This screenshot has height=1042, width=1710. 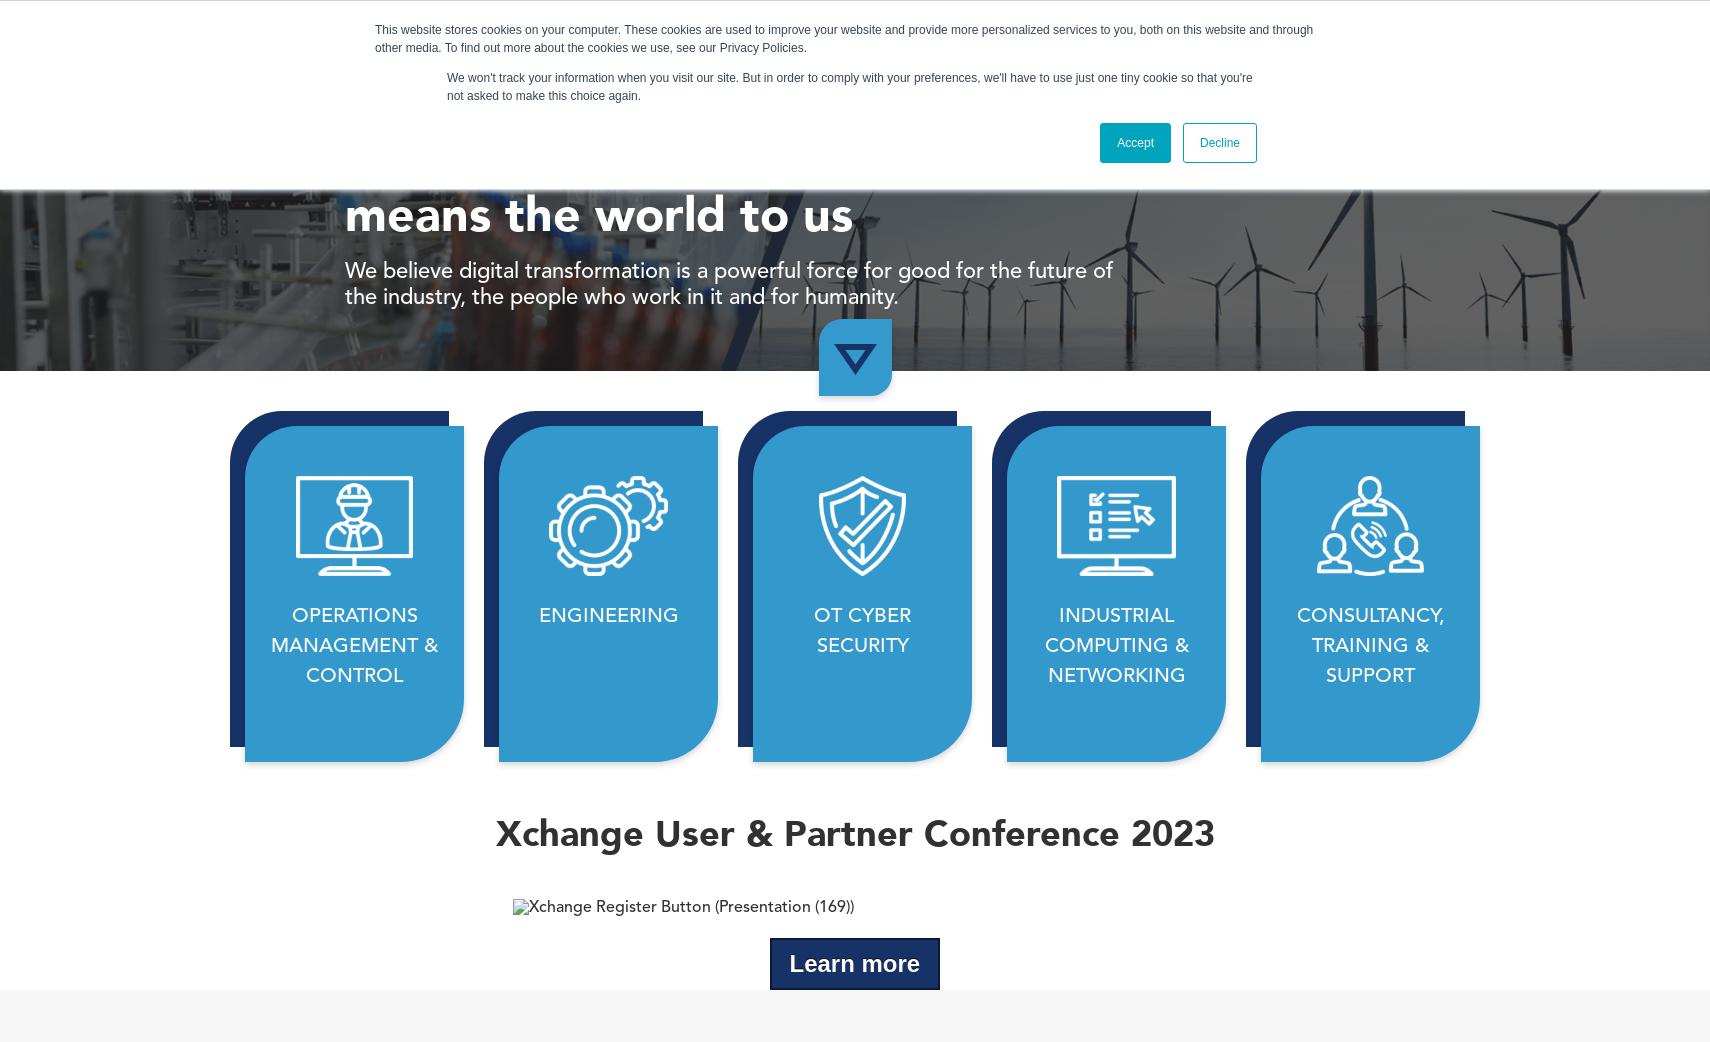 What do you see at coordinates (1218, 142) in the screenshot?
I see `'Decline'` at bounding box center [1218, 142].